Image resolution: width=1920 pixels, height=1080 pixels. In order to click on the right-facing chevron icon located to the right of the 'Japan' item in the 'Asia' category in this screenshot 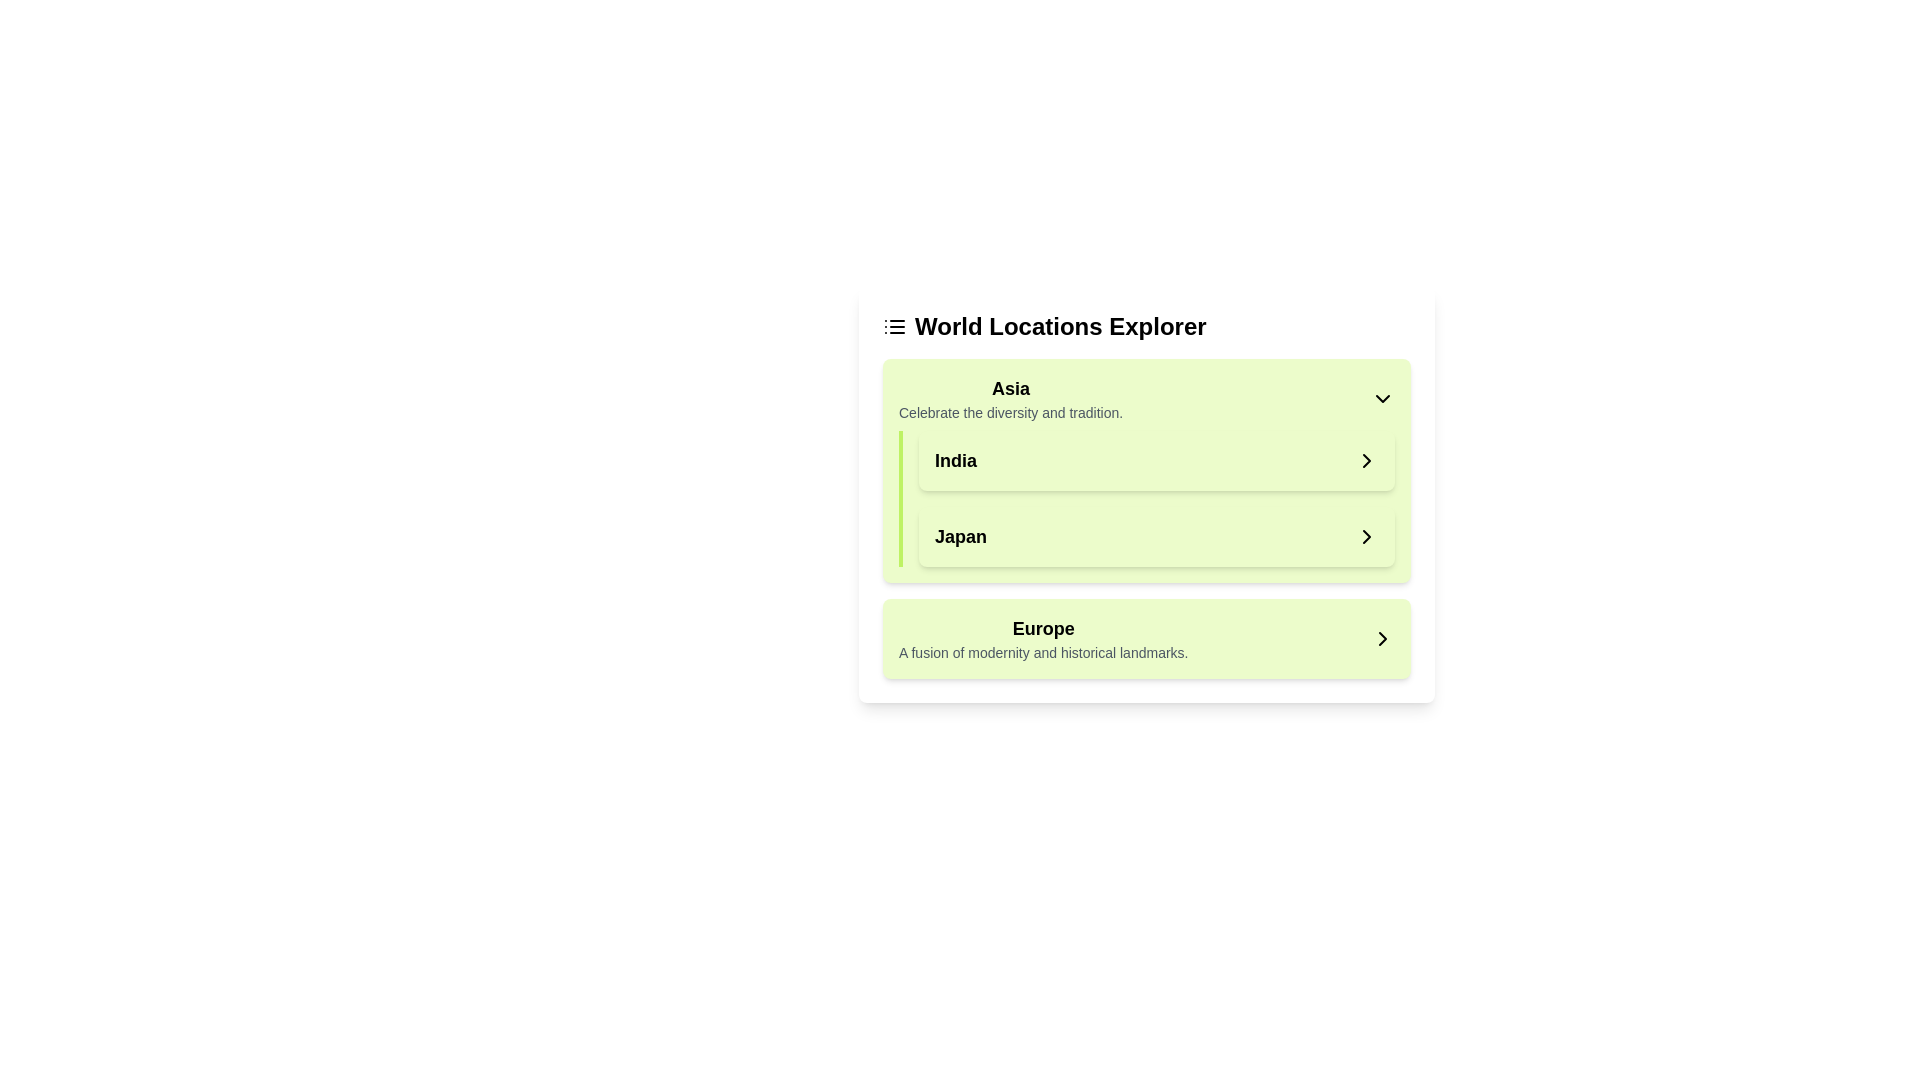, I will do `click(1366, 535)`.